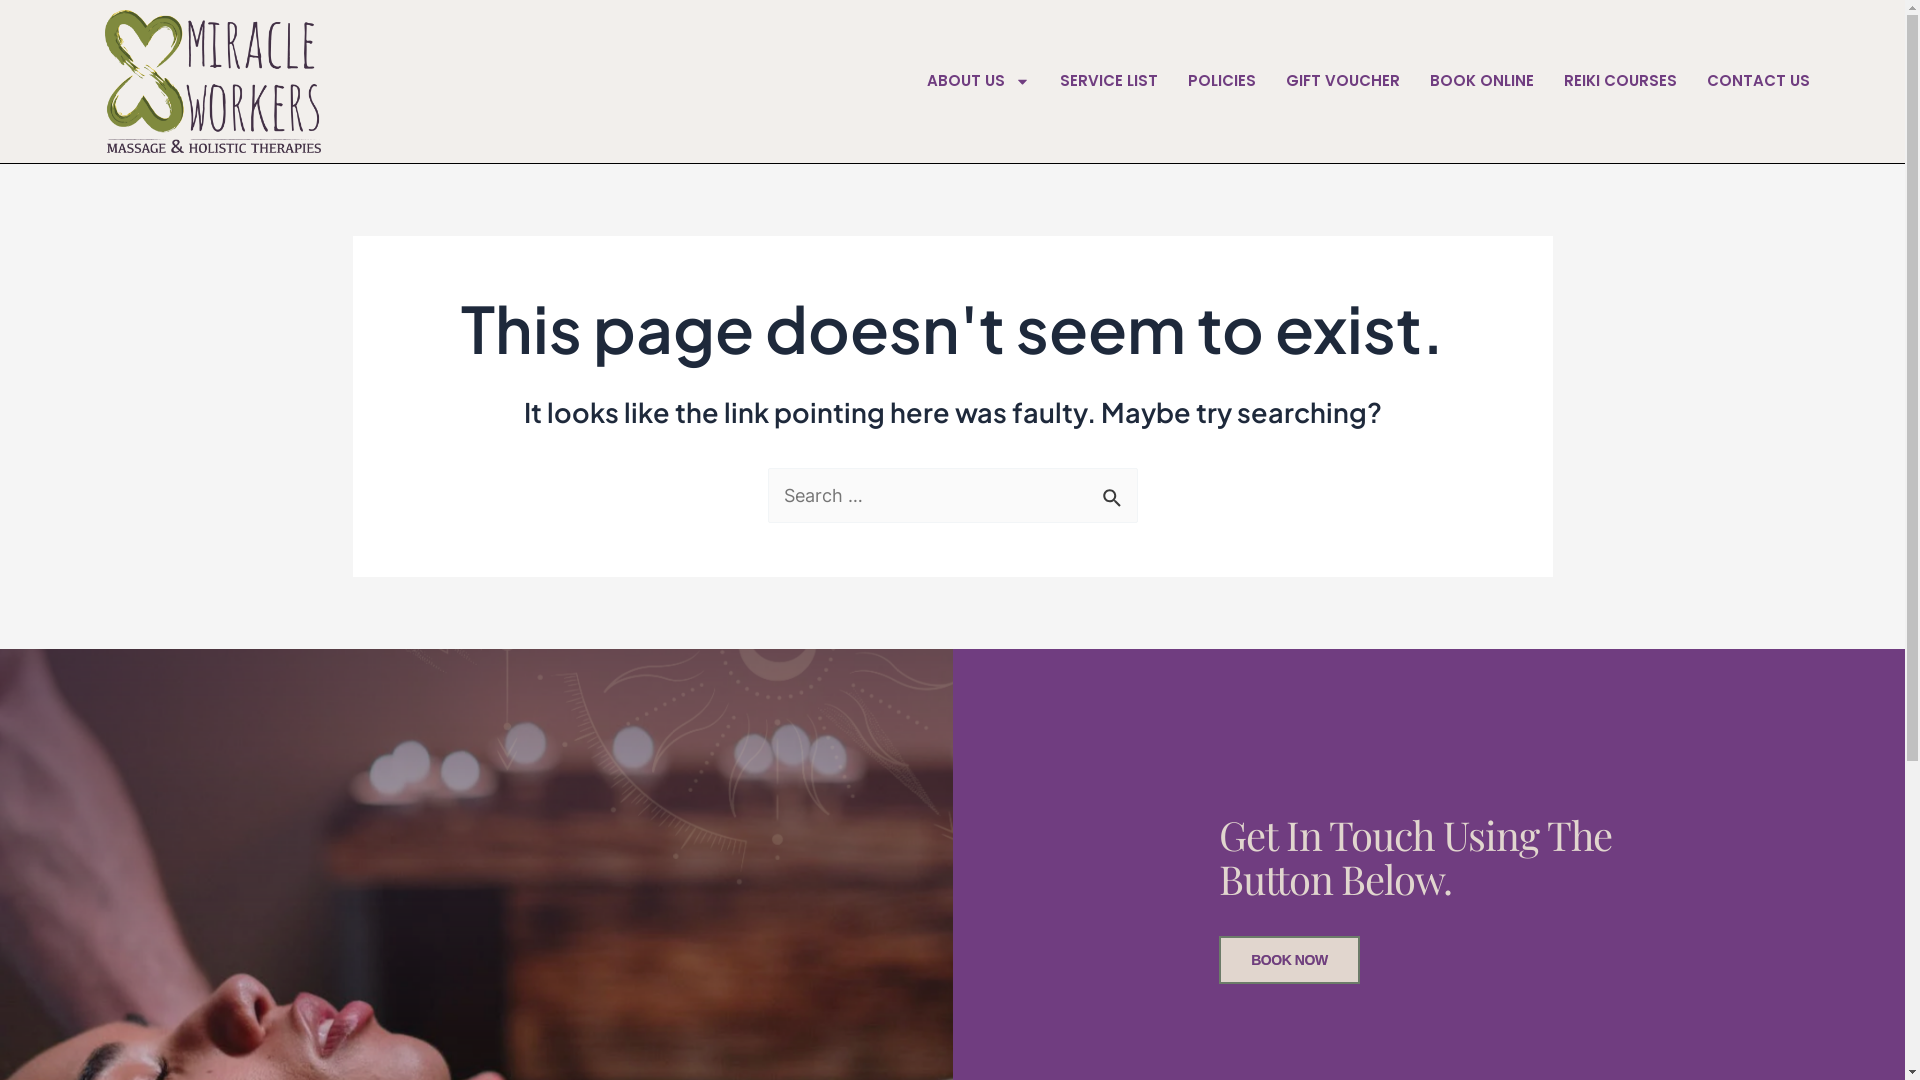  Describe the element at coordinates (1113, 490) in the screenshot. I see `'Search'` at that location.